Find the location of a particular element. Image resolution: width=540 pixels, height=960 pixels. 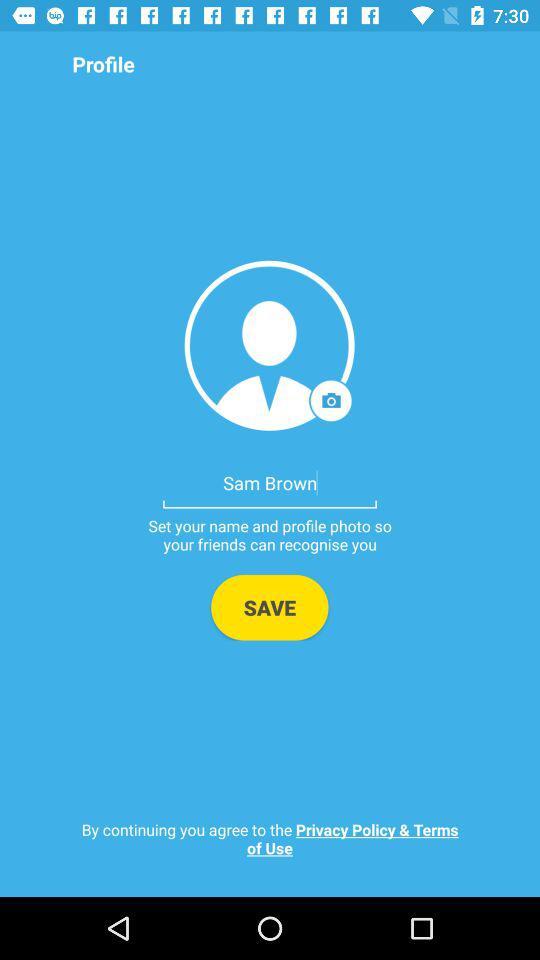

the item below set your name item is located at coordinates (269, 606).